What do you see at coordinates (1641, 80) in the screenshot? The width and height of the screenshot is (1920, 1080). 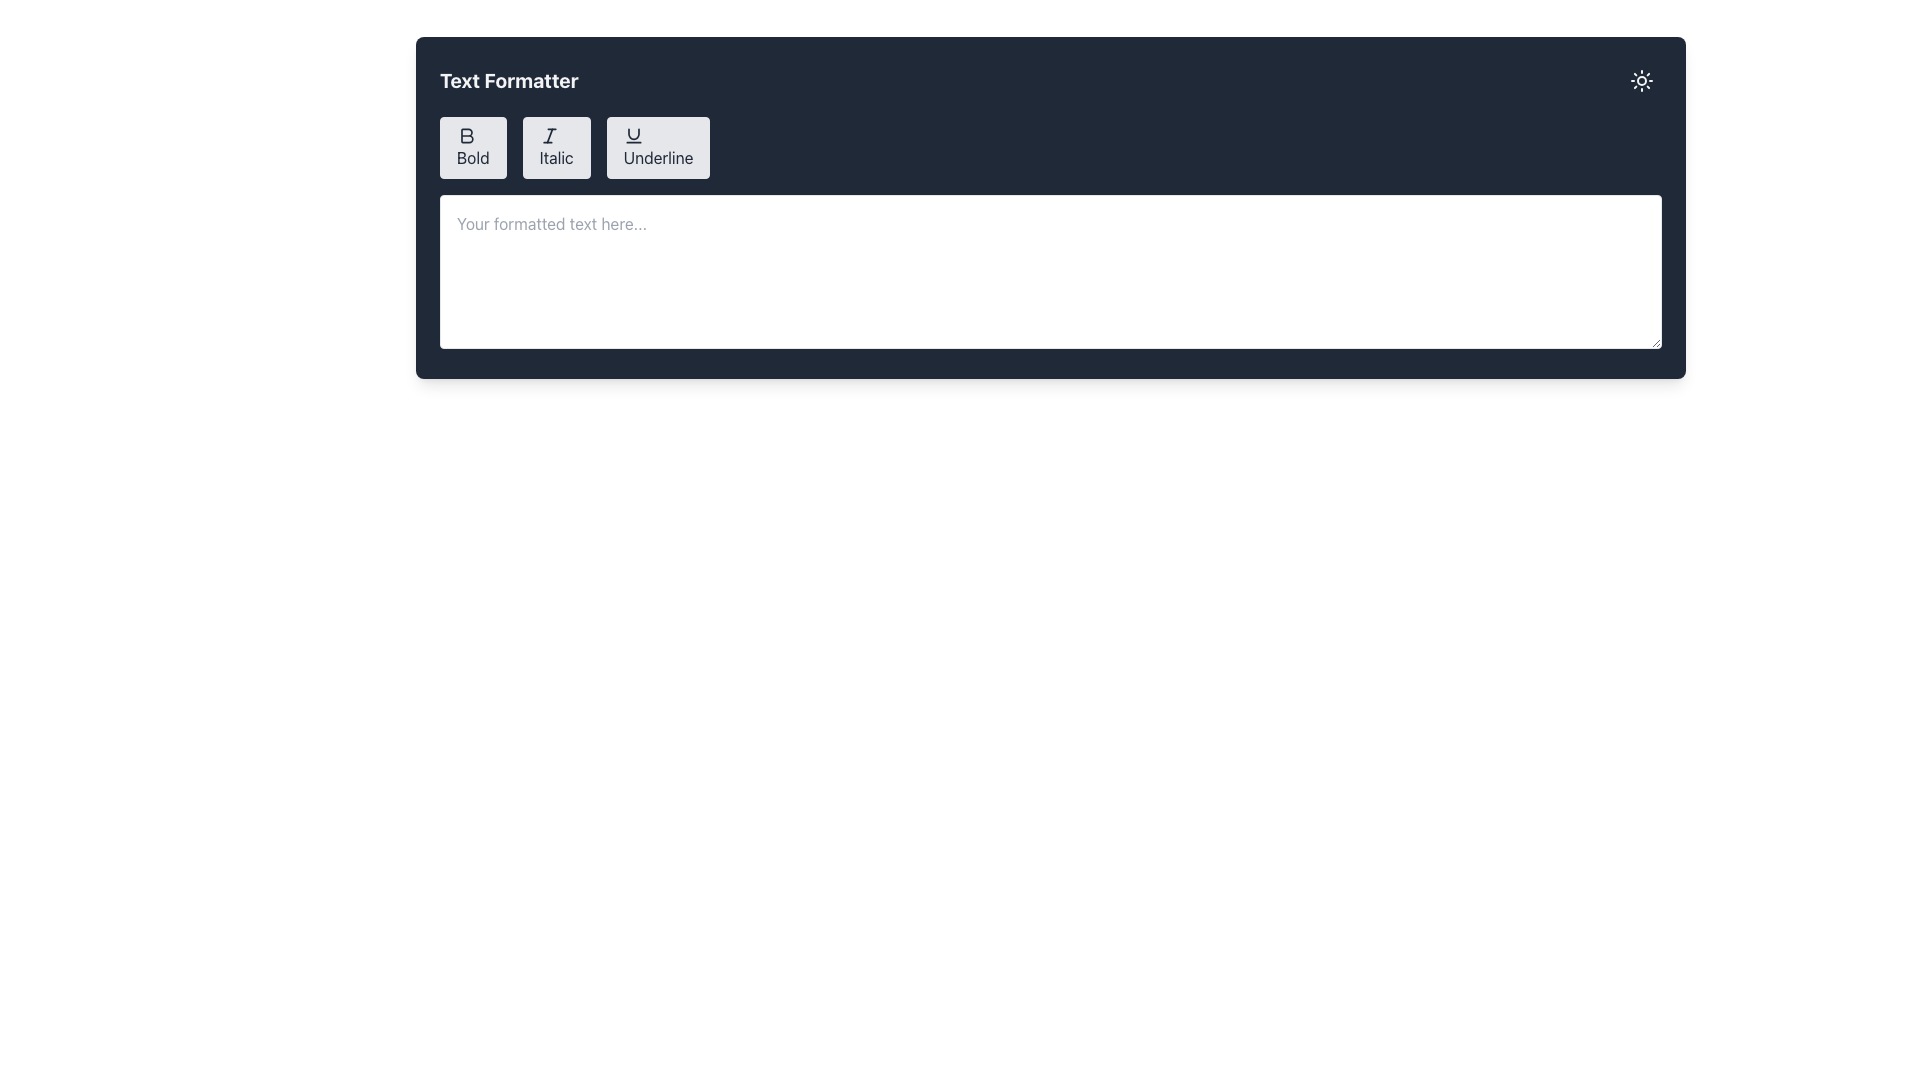 I see `the circular button with a sun icon in the top-right corner of the 'Text Formatter' section` at bounding box center [1641, 80].